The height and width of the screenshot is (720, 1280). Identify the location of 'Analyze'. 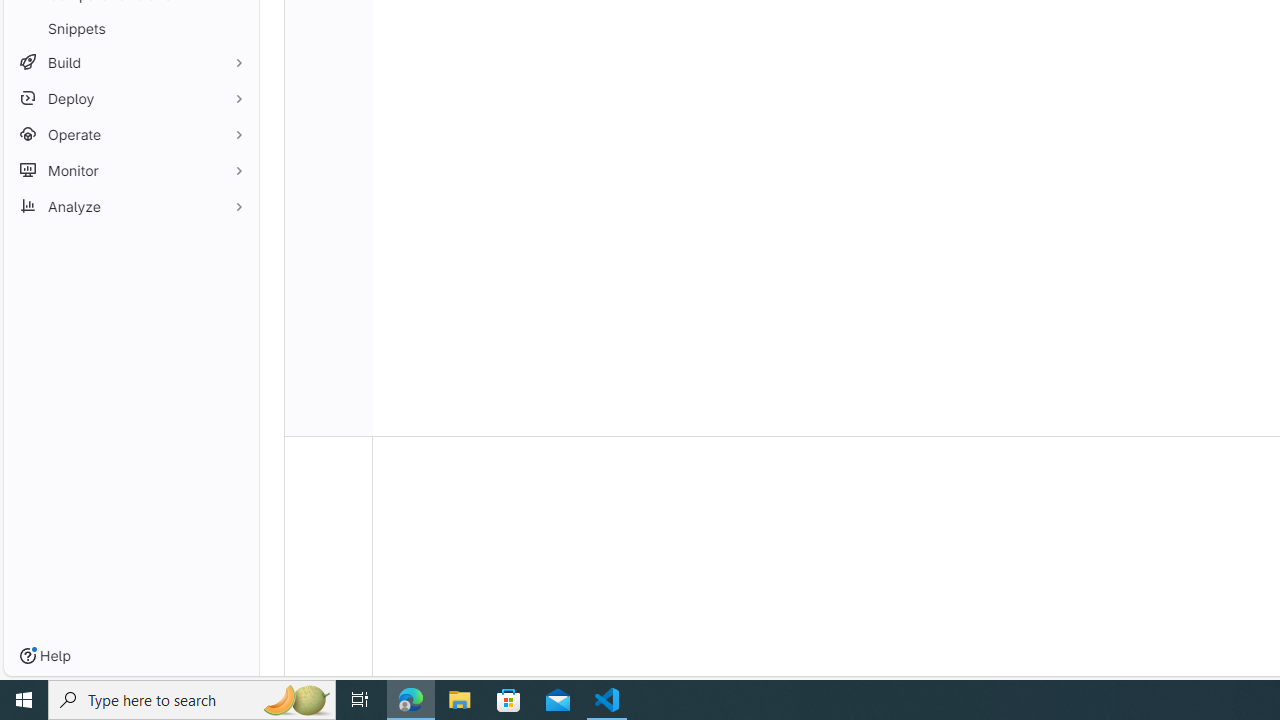
(130, 206).